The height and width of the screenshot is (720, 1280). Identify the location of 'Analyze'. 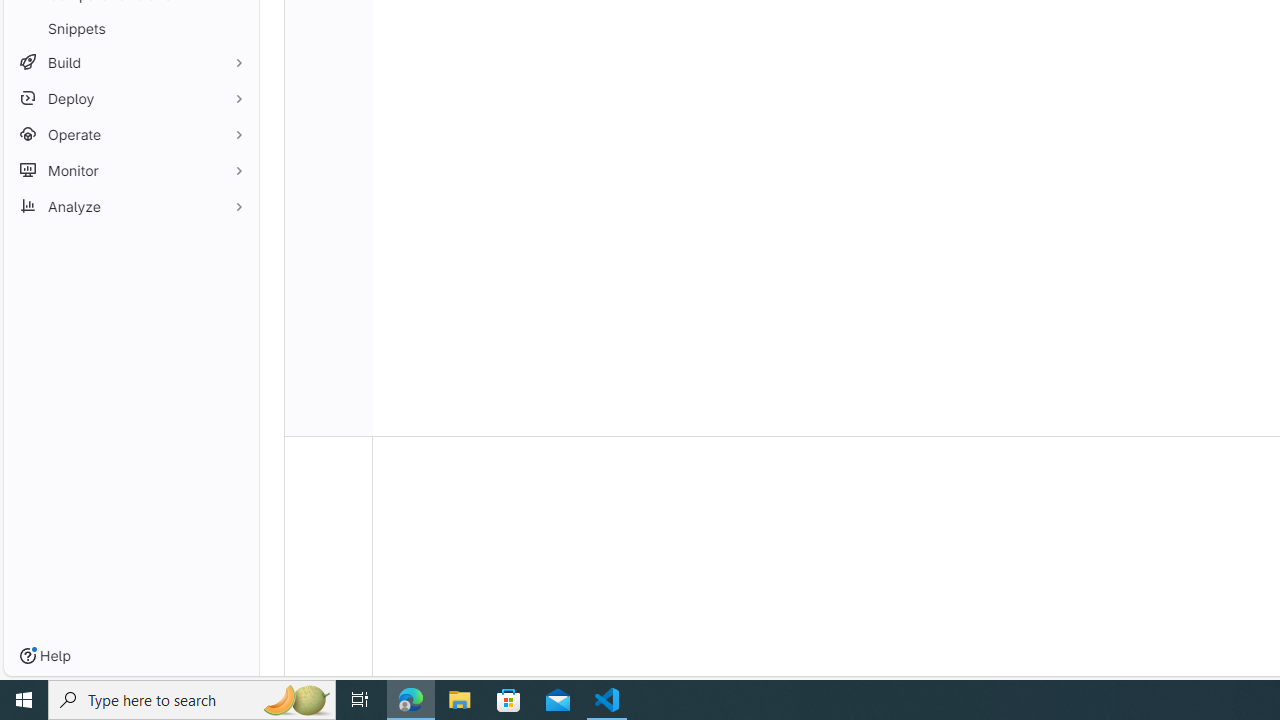
(130, 206).